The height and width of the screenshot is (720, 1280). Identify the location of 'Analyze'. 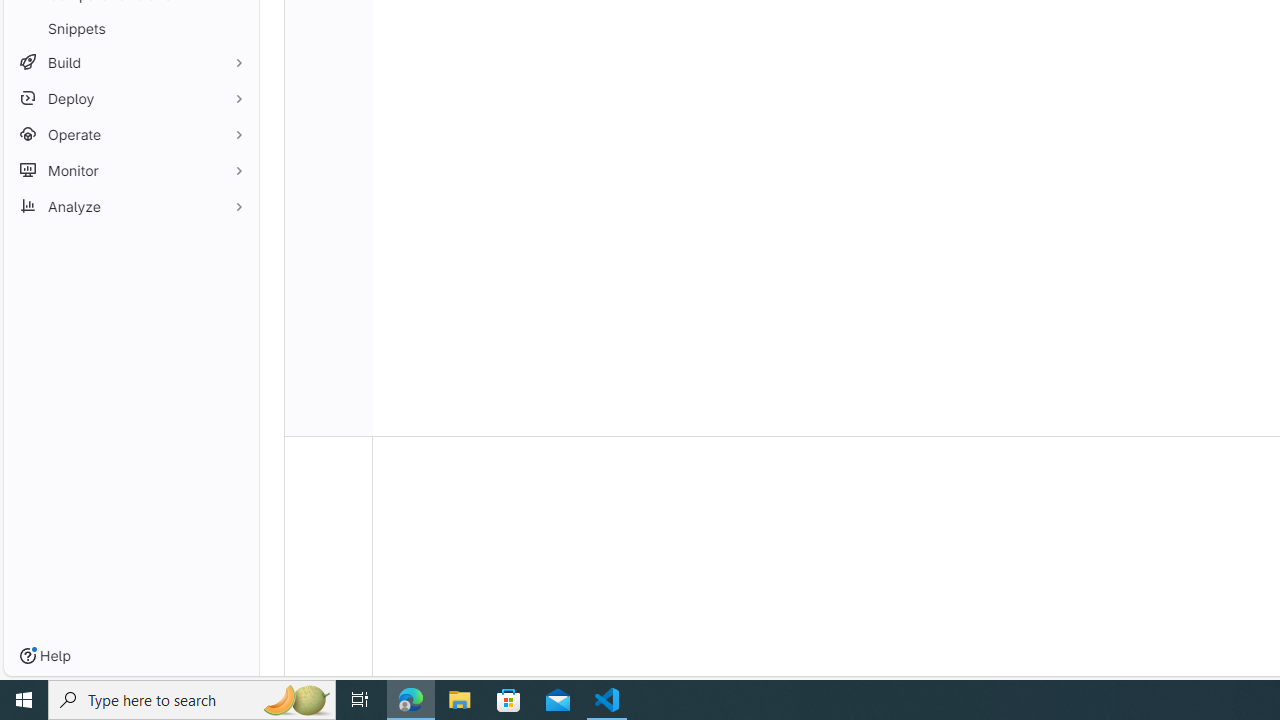
(130, 206).